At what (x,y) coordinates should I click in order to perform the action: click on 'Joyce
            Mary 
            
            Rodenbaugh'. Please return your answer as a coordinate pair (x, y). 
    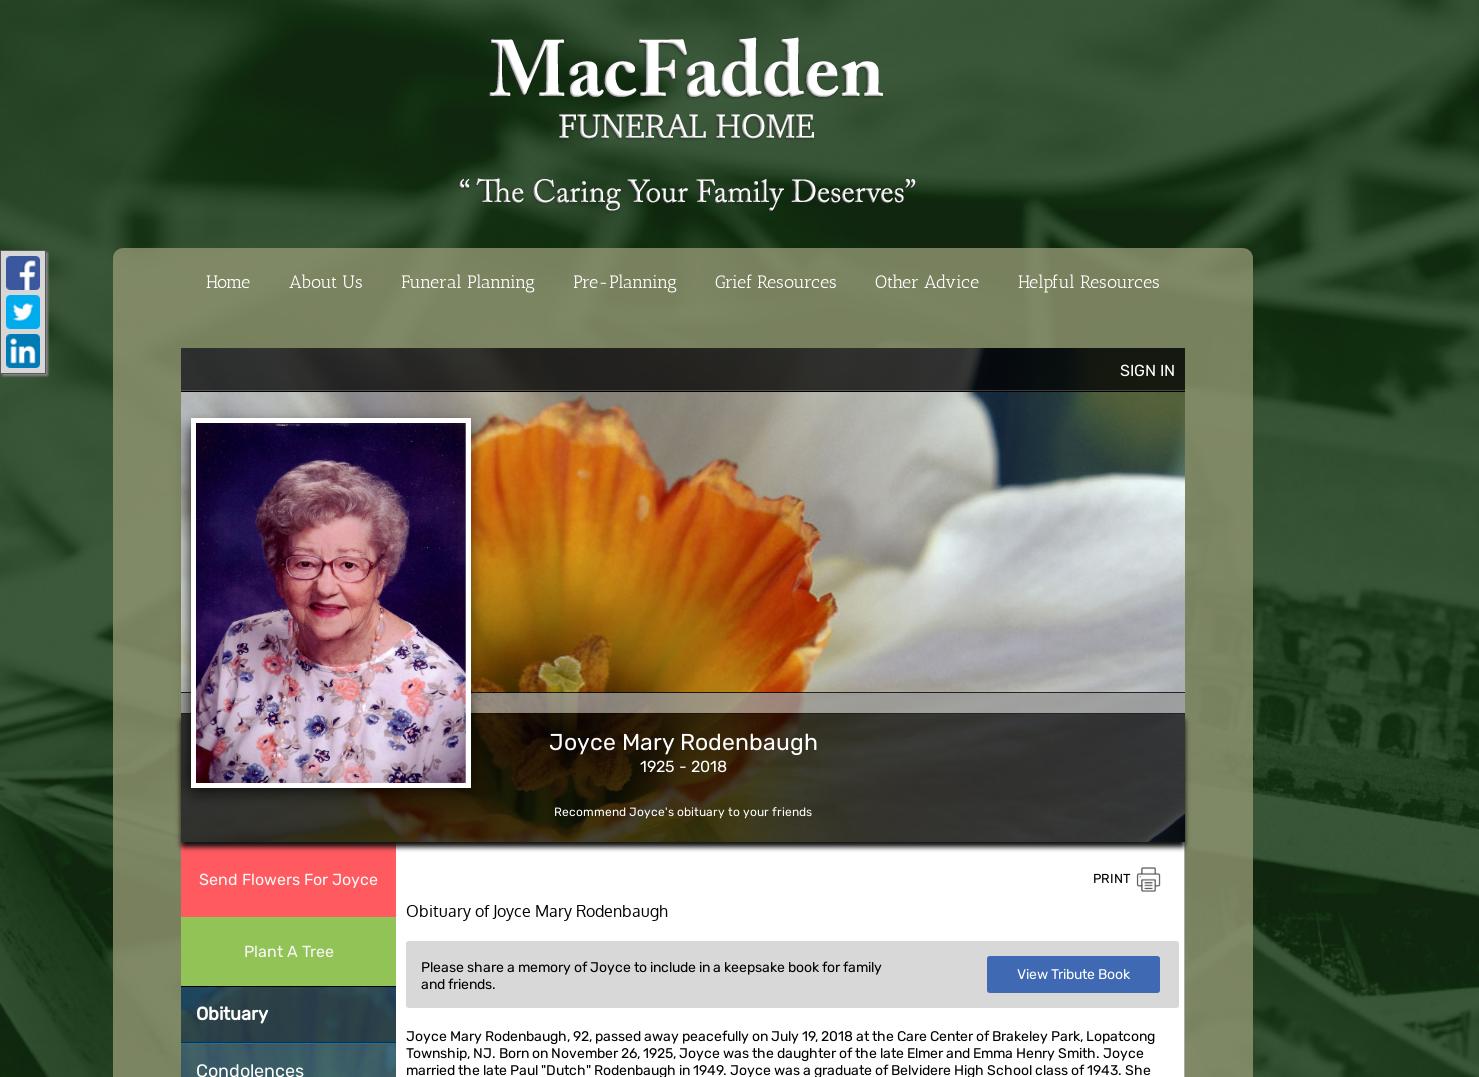
    Looking at the image, I should click on (682, 742).